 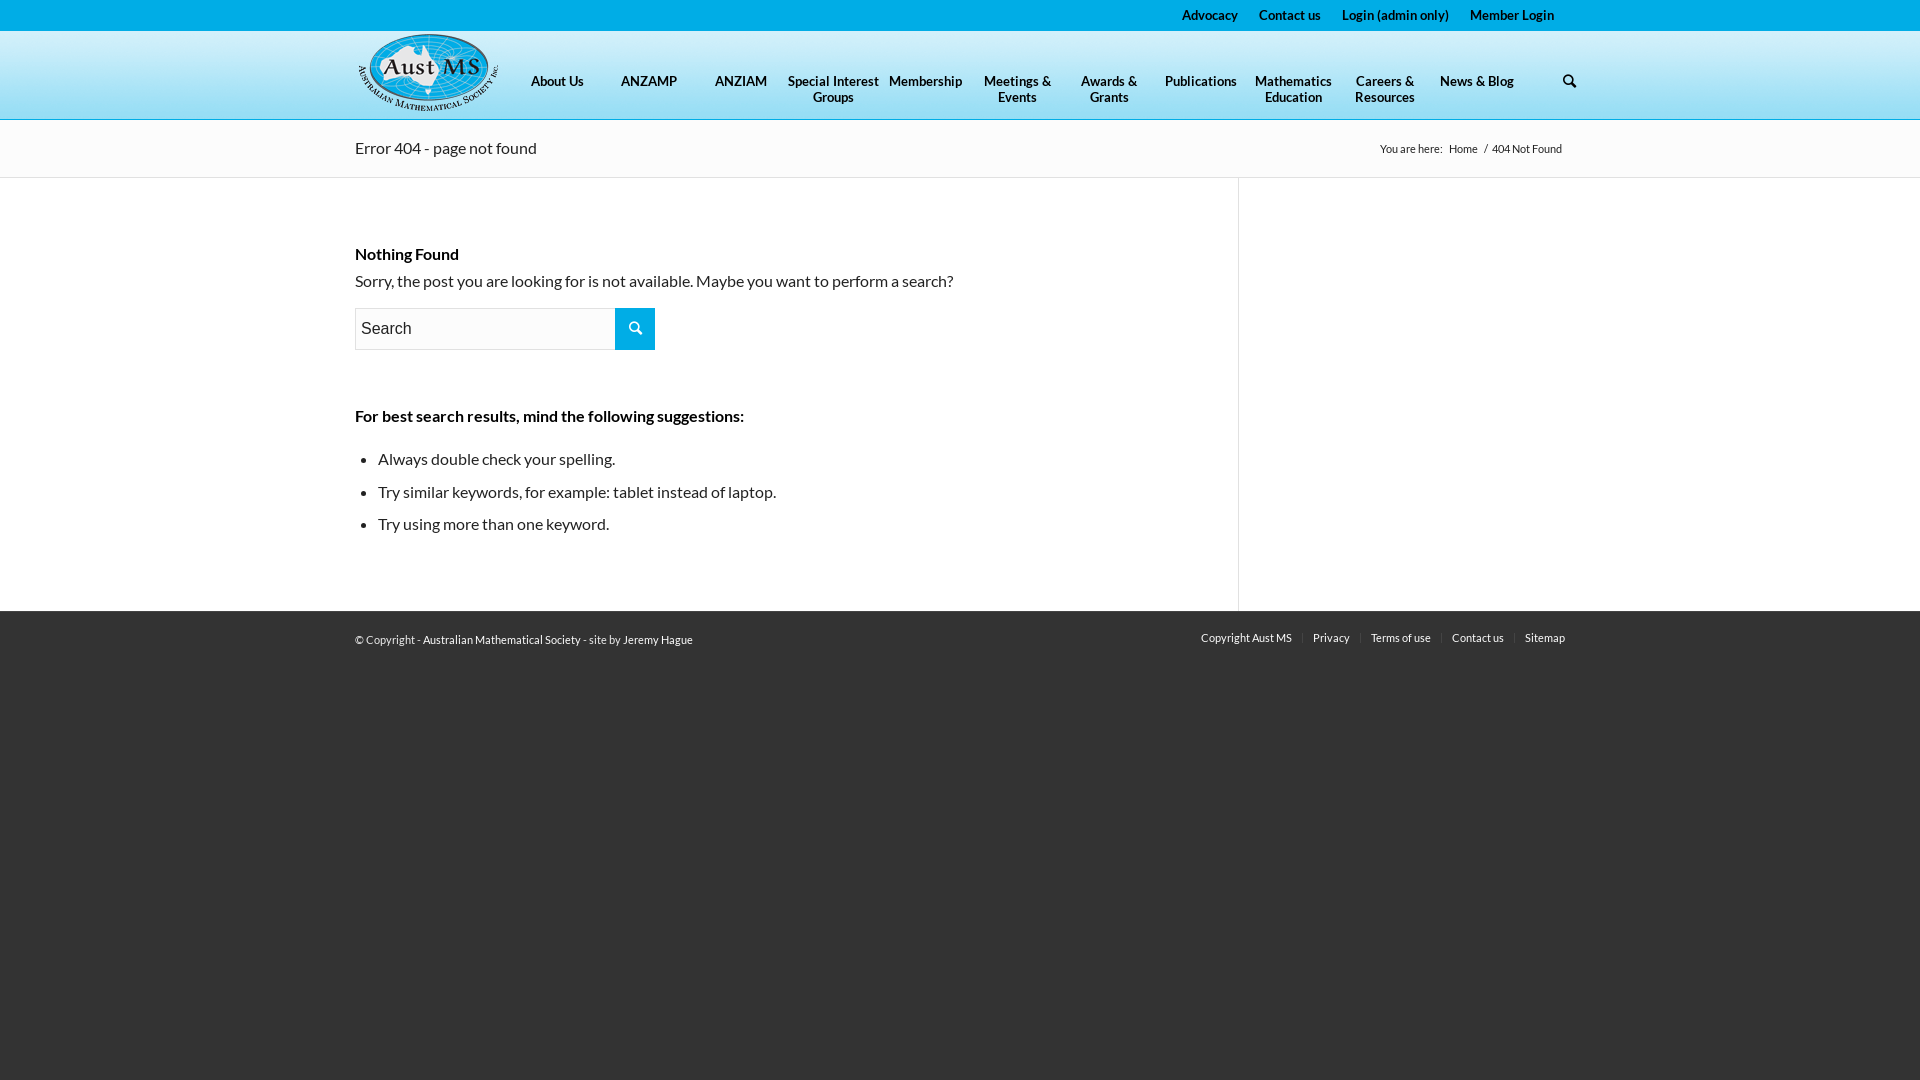 I want to click on 'Advocacy', so click(x=1208, y=15).